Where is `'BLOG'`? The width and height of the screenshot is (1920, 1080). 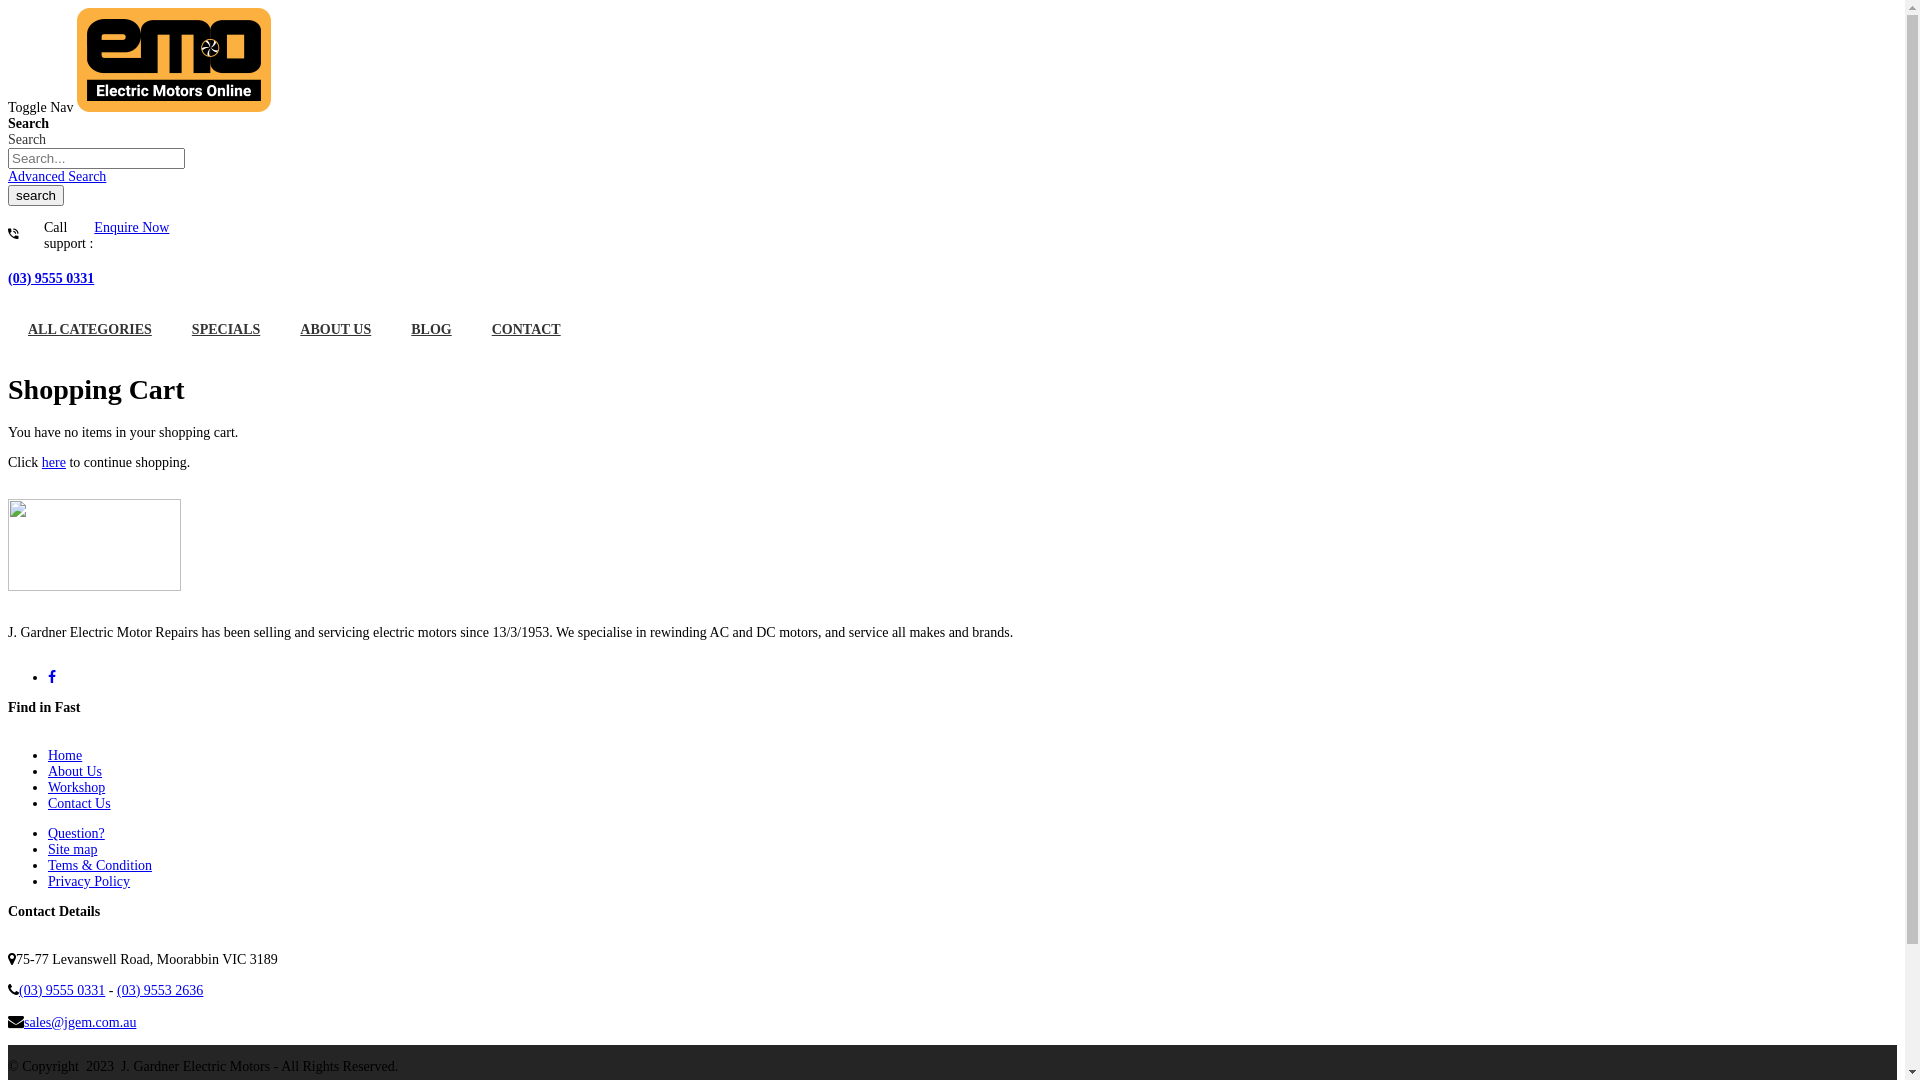
'BLOG' is located at coordinates (390, 329).